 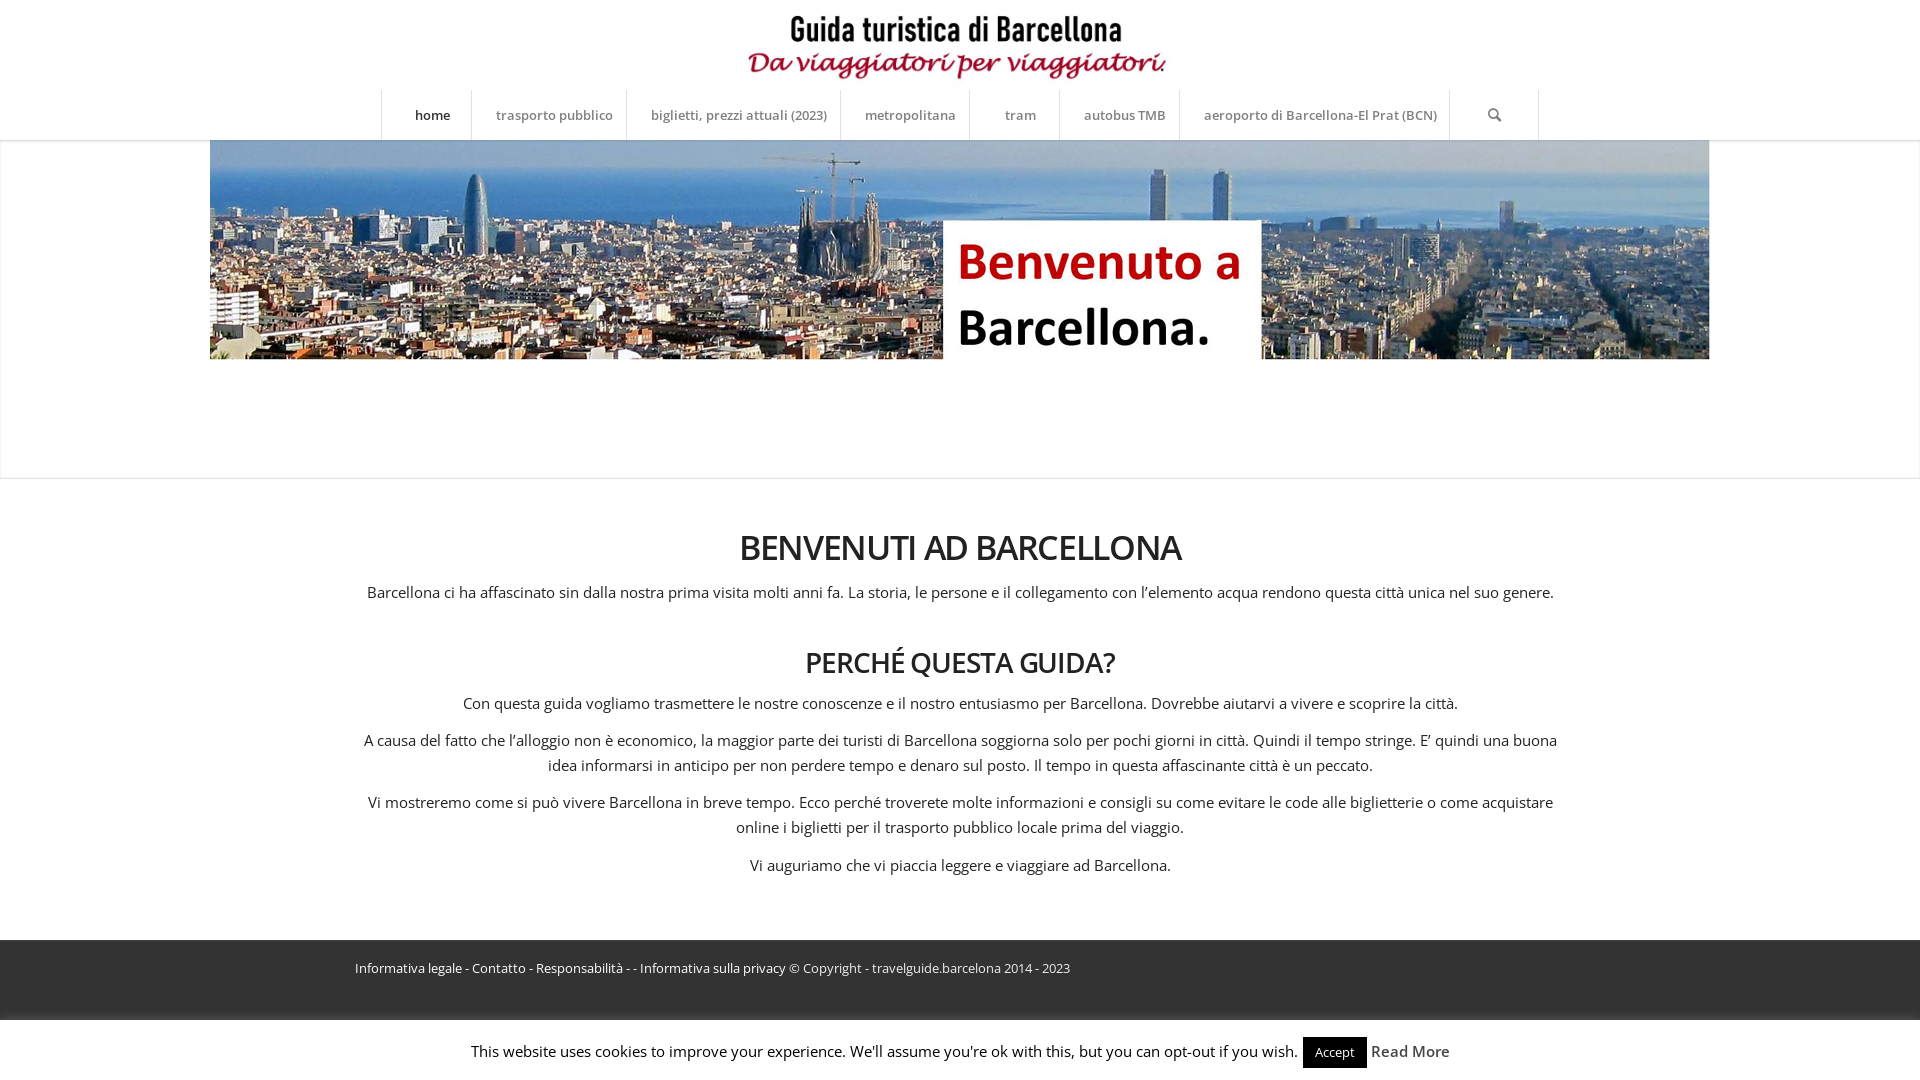 What do you see at coordinates (713, 967) in the screenshot?
I see `'Informativa sulla privacy'` at bounding box center [713, 967].